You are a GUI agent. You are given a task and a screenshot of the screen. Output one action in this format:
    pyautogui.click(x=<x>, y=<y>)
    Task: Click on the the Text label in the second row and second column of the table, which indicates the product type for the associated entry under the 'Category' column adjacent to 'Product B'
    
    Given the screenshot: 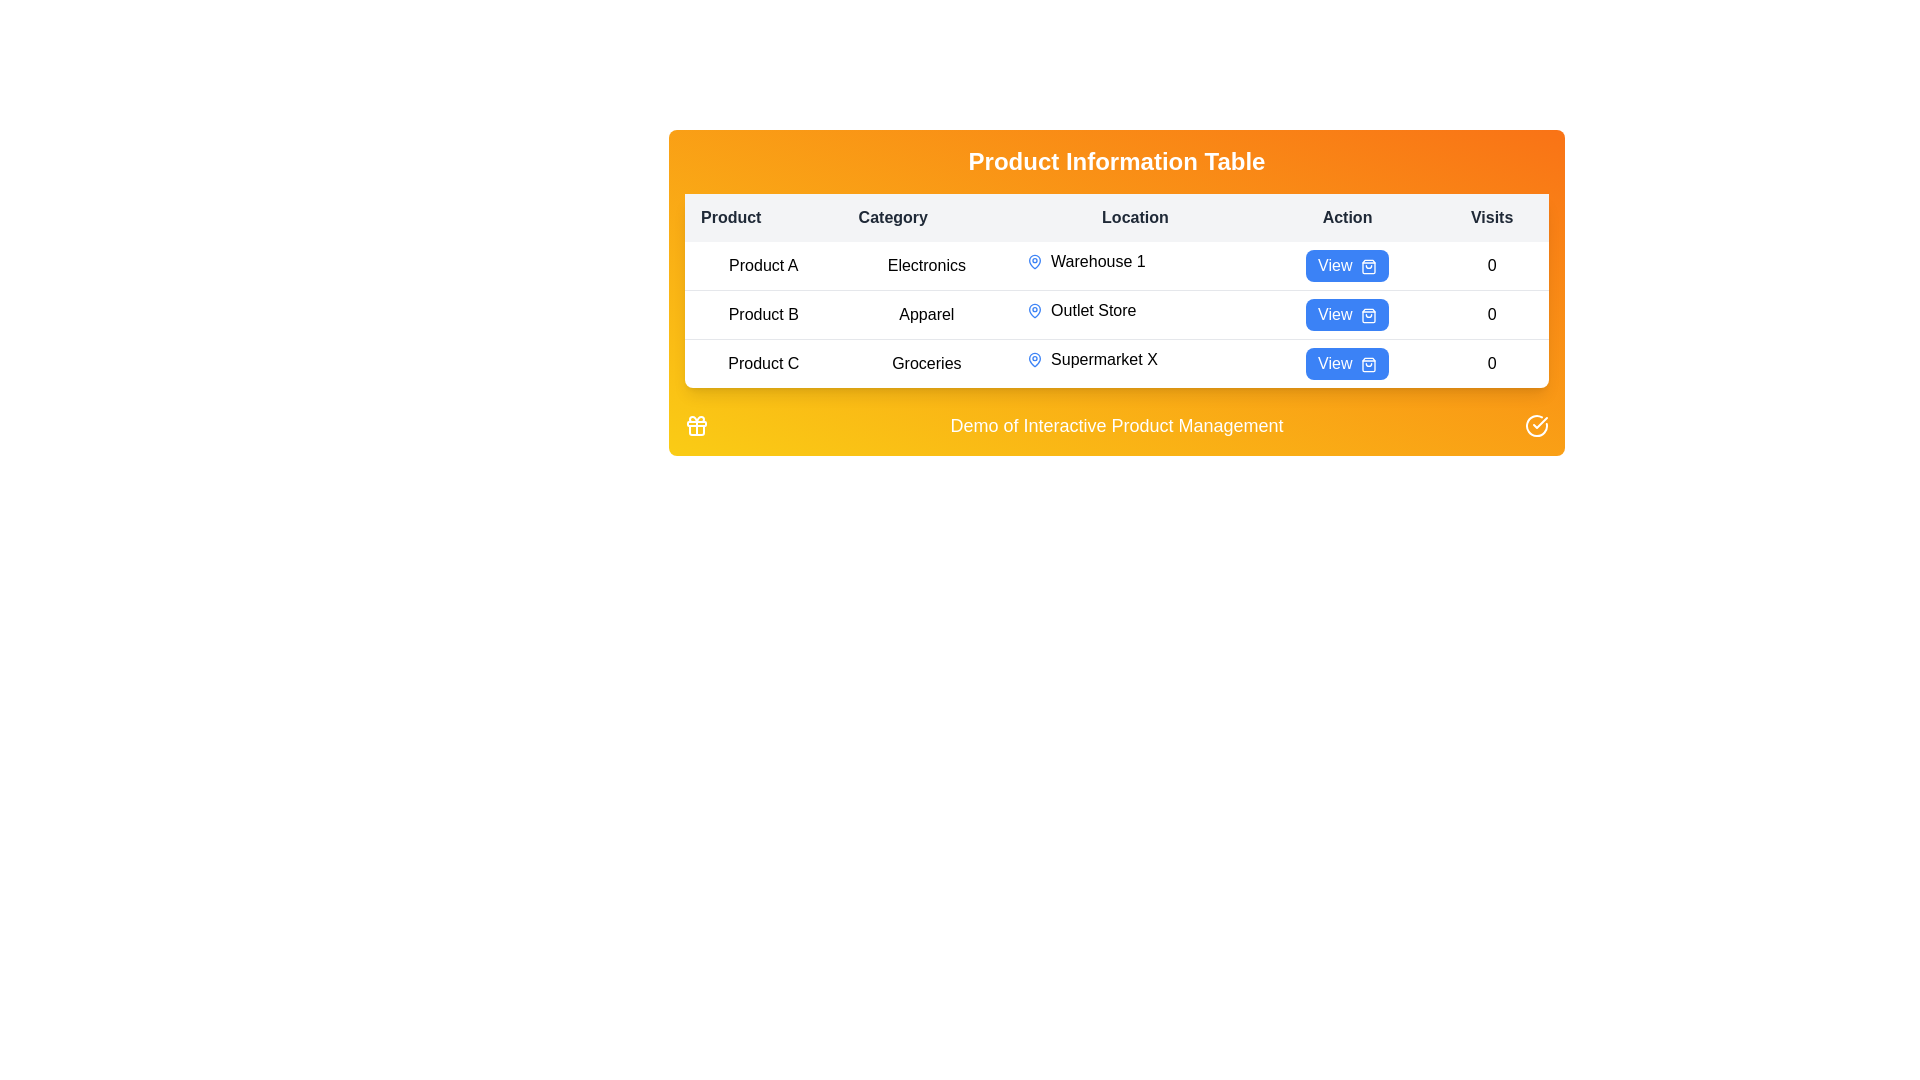 What is the action you would take?
    pyautogui.click(x=925, y=315)
    